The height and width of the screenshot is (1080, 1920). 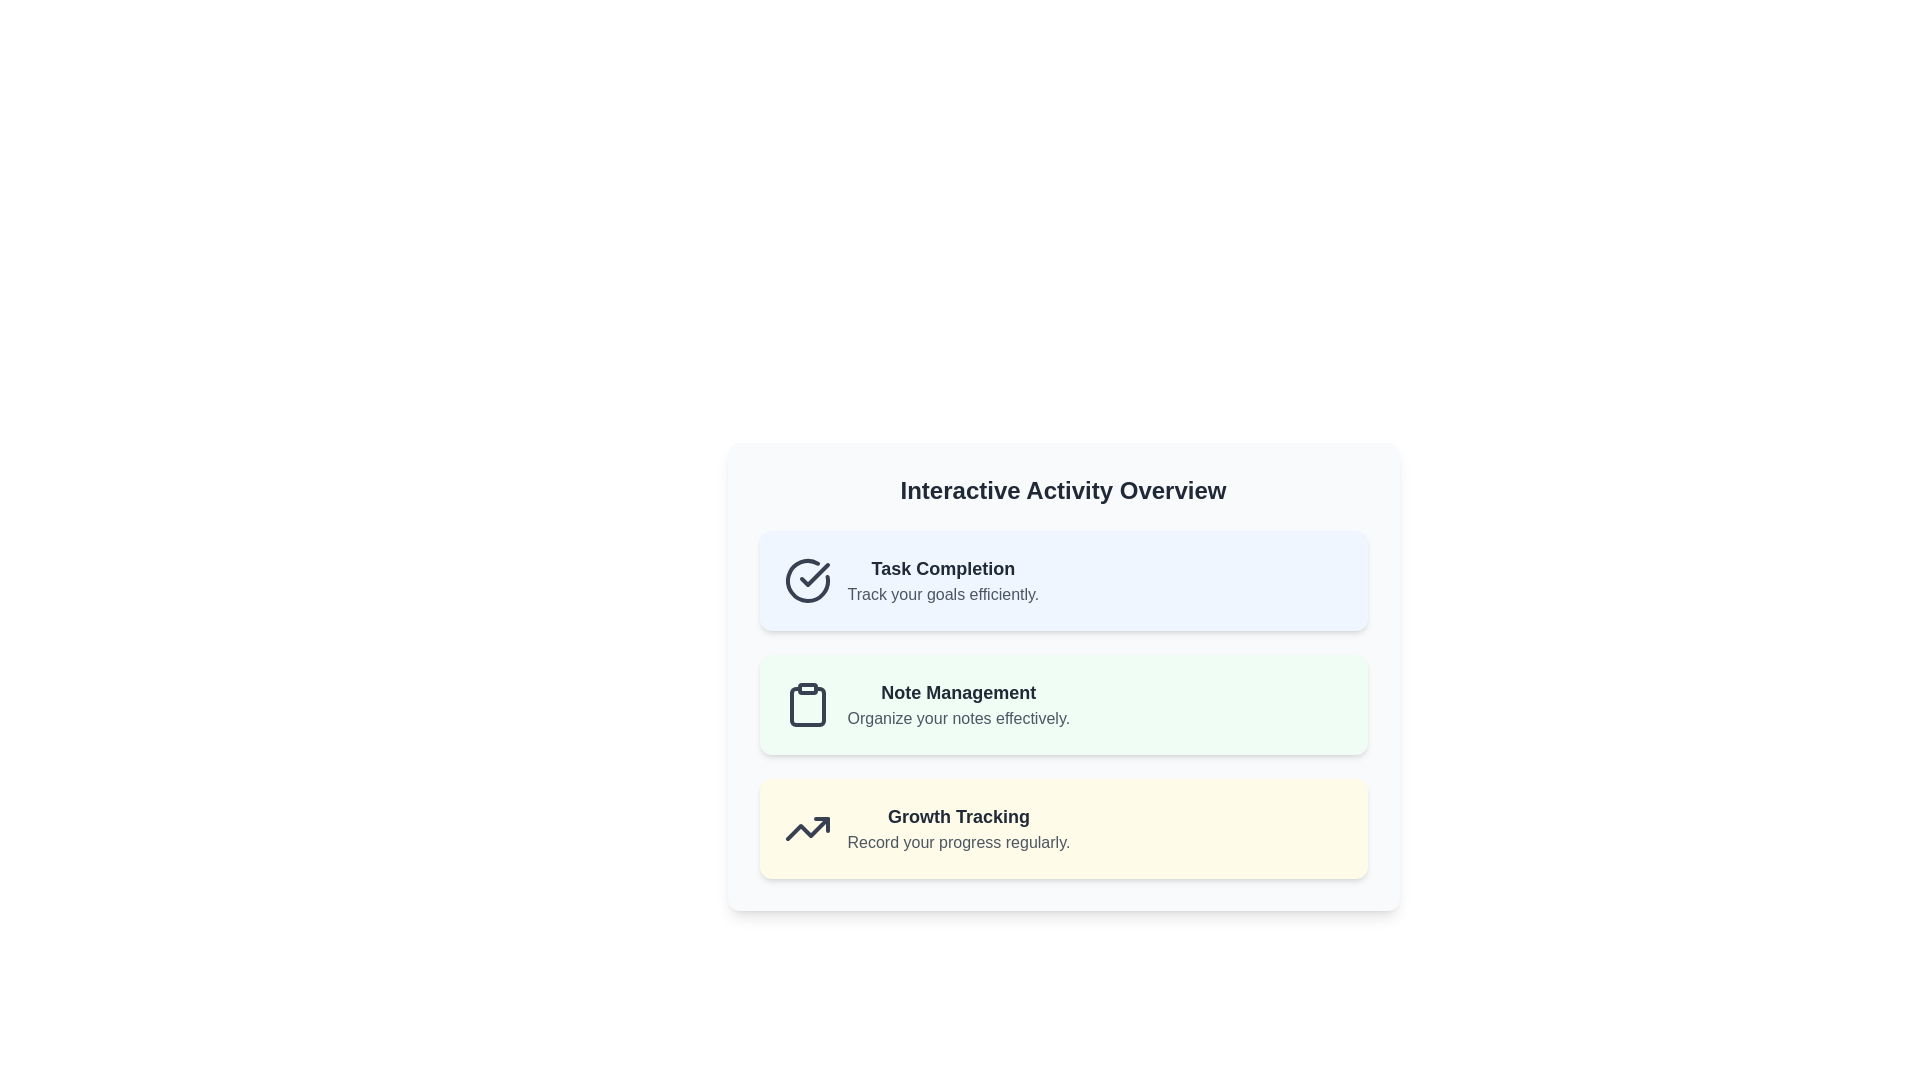 What do you see at coordinates (957, 692) in the screenshot?
I see `the header/text label located at the center top of a greenish box, which is the second item in a three-item list of sections` at bounding box center [957, 692].